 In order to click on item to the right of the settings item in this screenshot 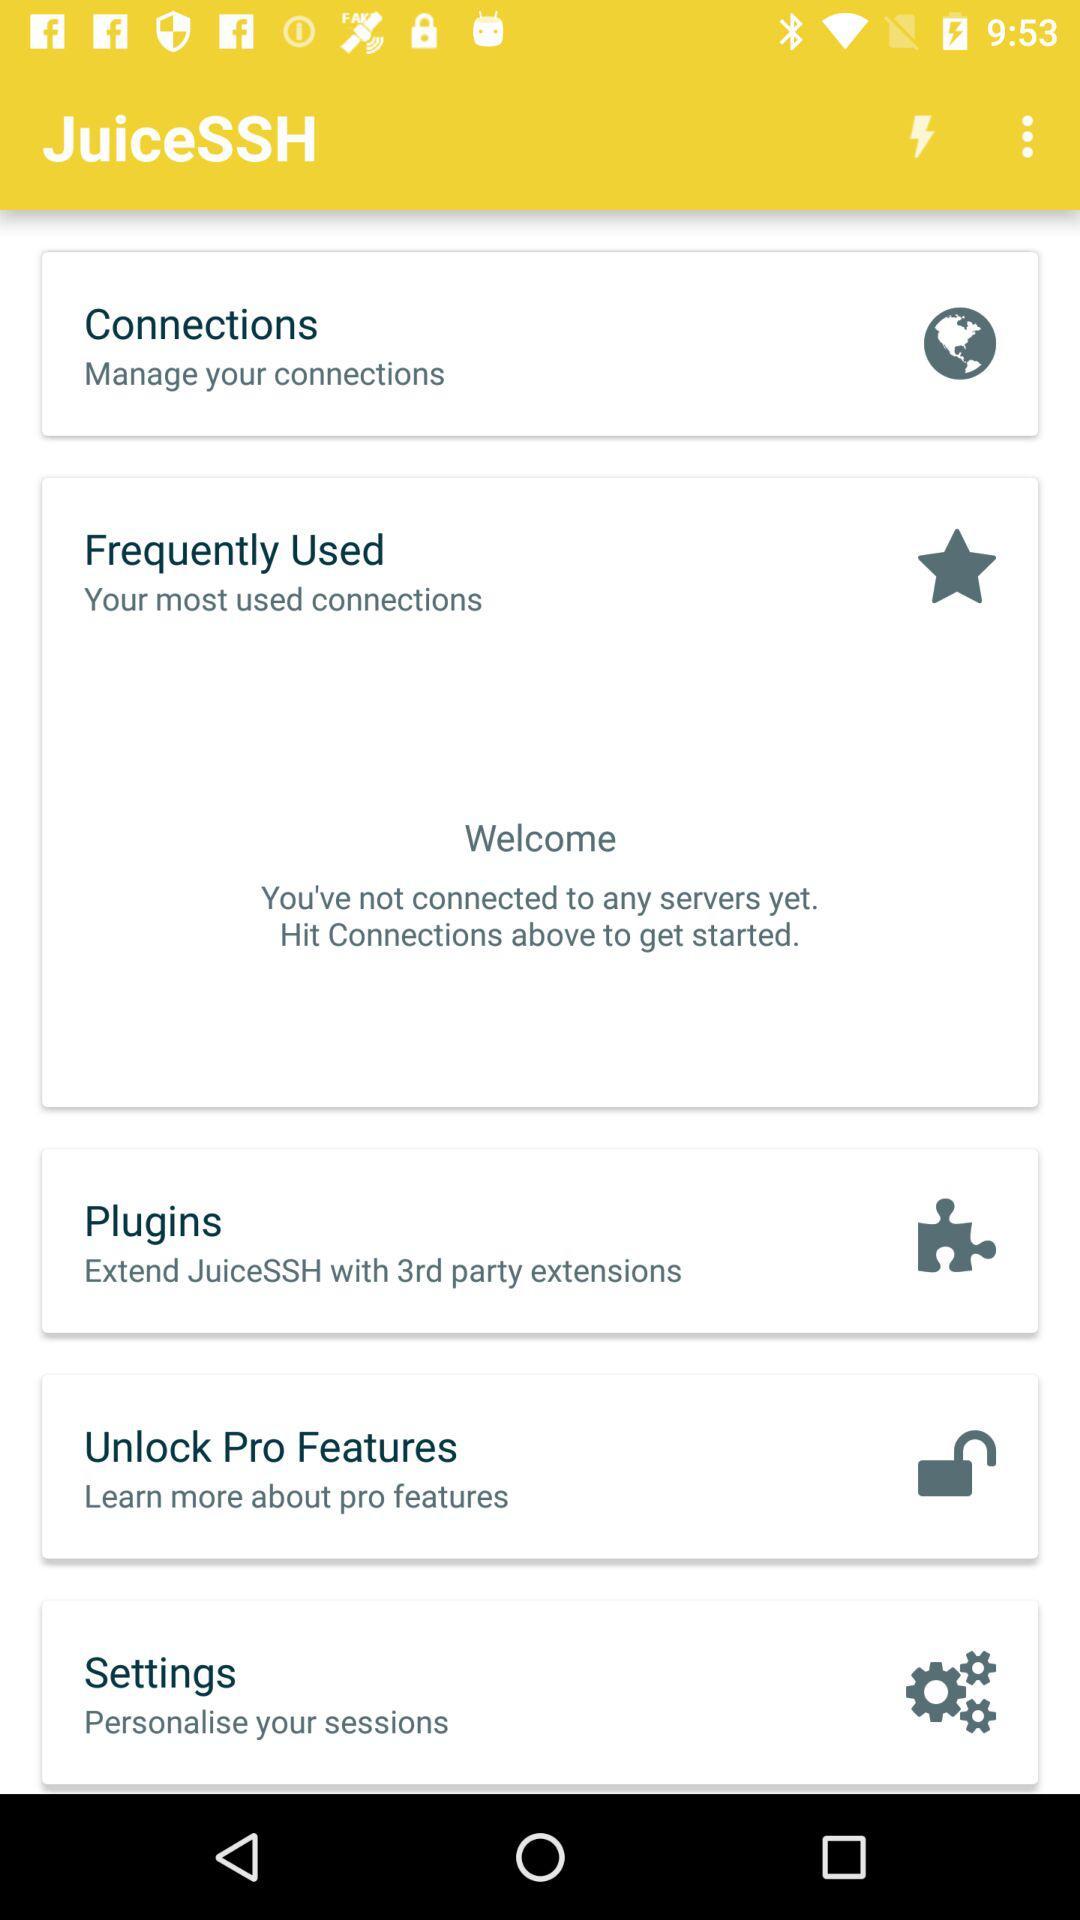, I will do `click(950, 1690)`.